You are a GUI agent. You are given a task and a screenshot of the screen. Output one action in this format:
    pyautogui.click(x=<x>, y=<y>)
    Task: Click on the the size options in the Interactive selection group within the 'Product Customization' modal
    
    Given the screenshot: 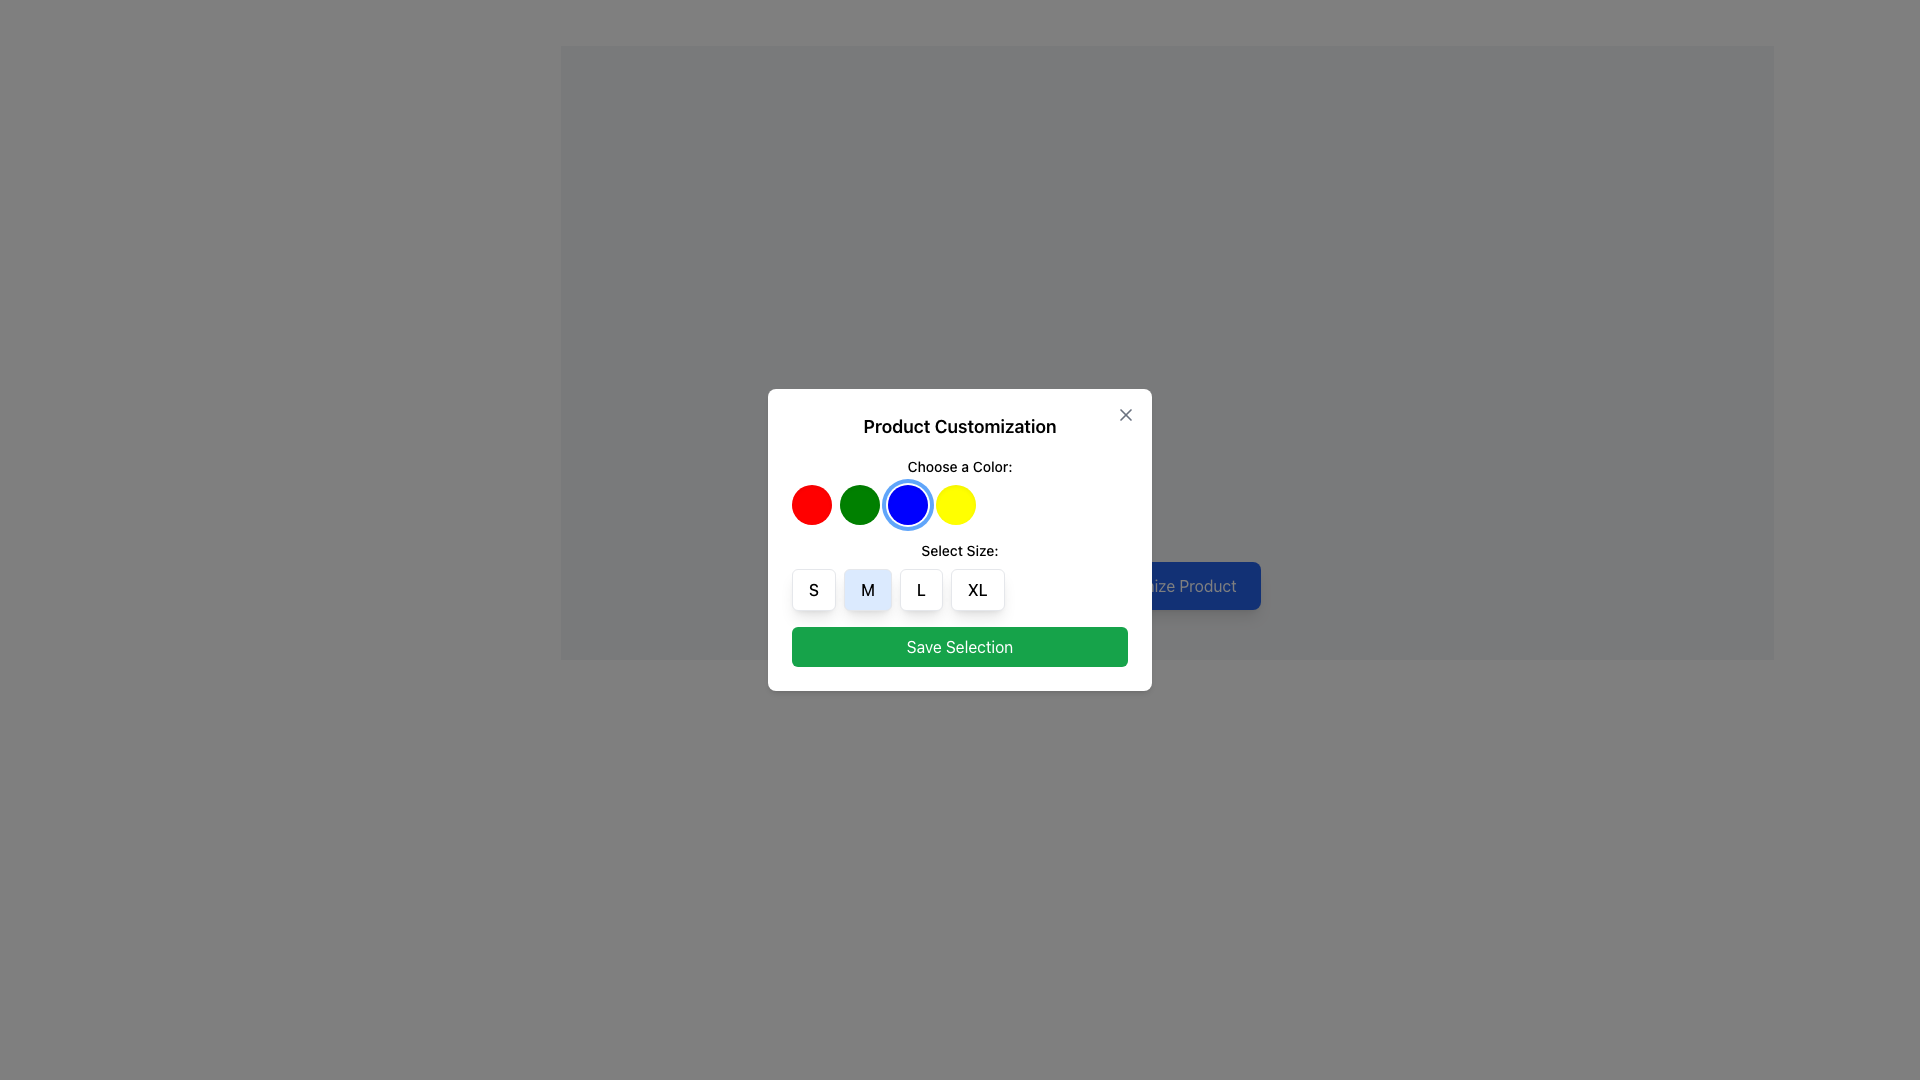 What is the action you would take?
    pyautogui.click(x=960, y=575)
    